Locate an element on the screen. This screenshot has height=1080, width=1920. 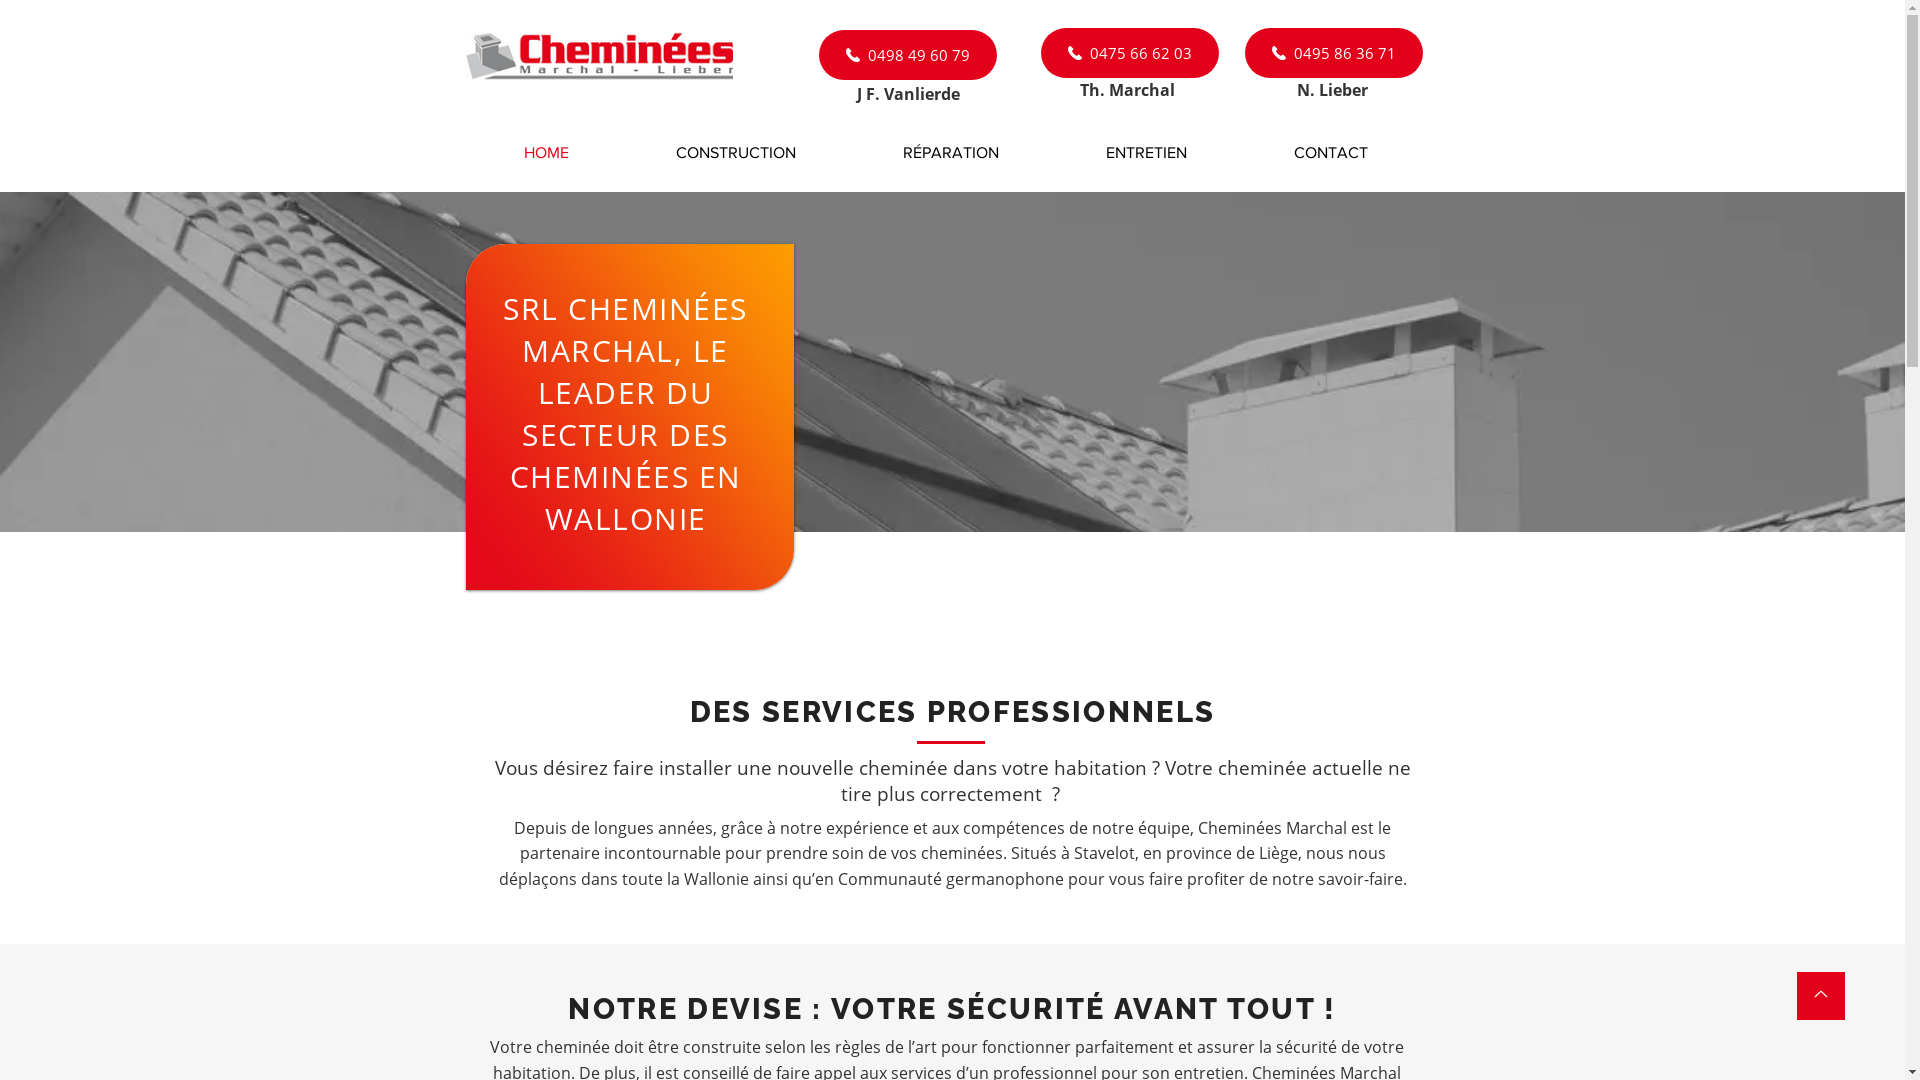
'0498 49 60 79' is located at coordinates (906, 53).